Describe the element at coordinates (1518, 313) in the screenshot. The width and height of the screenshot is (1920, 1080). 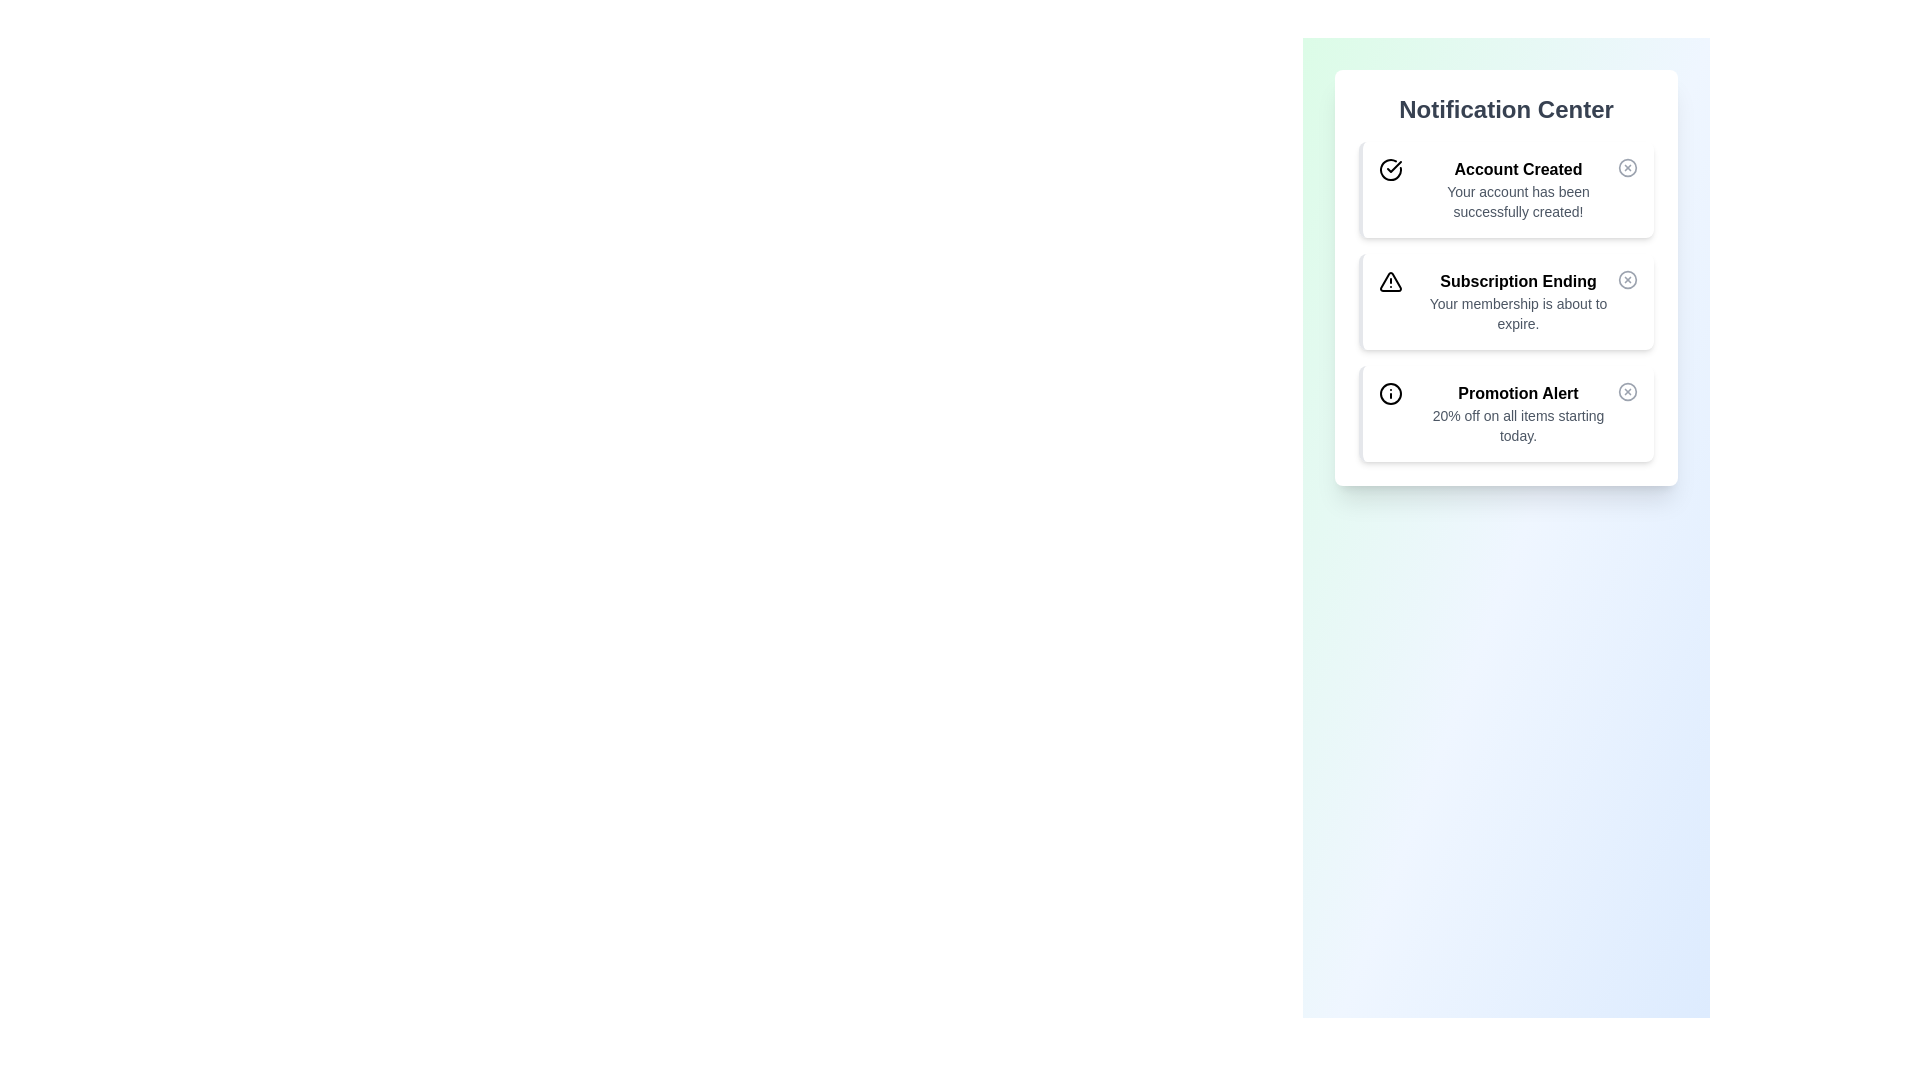
I see `static text displaying 'Your membership is about to expire.' which is styled in gray color and located in the middle notification card of the 'Notification Center' widget, directly under the heading 'Subscription Ending'` at that location.